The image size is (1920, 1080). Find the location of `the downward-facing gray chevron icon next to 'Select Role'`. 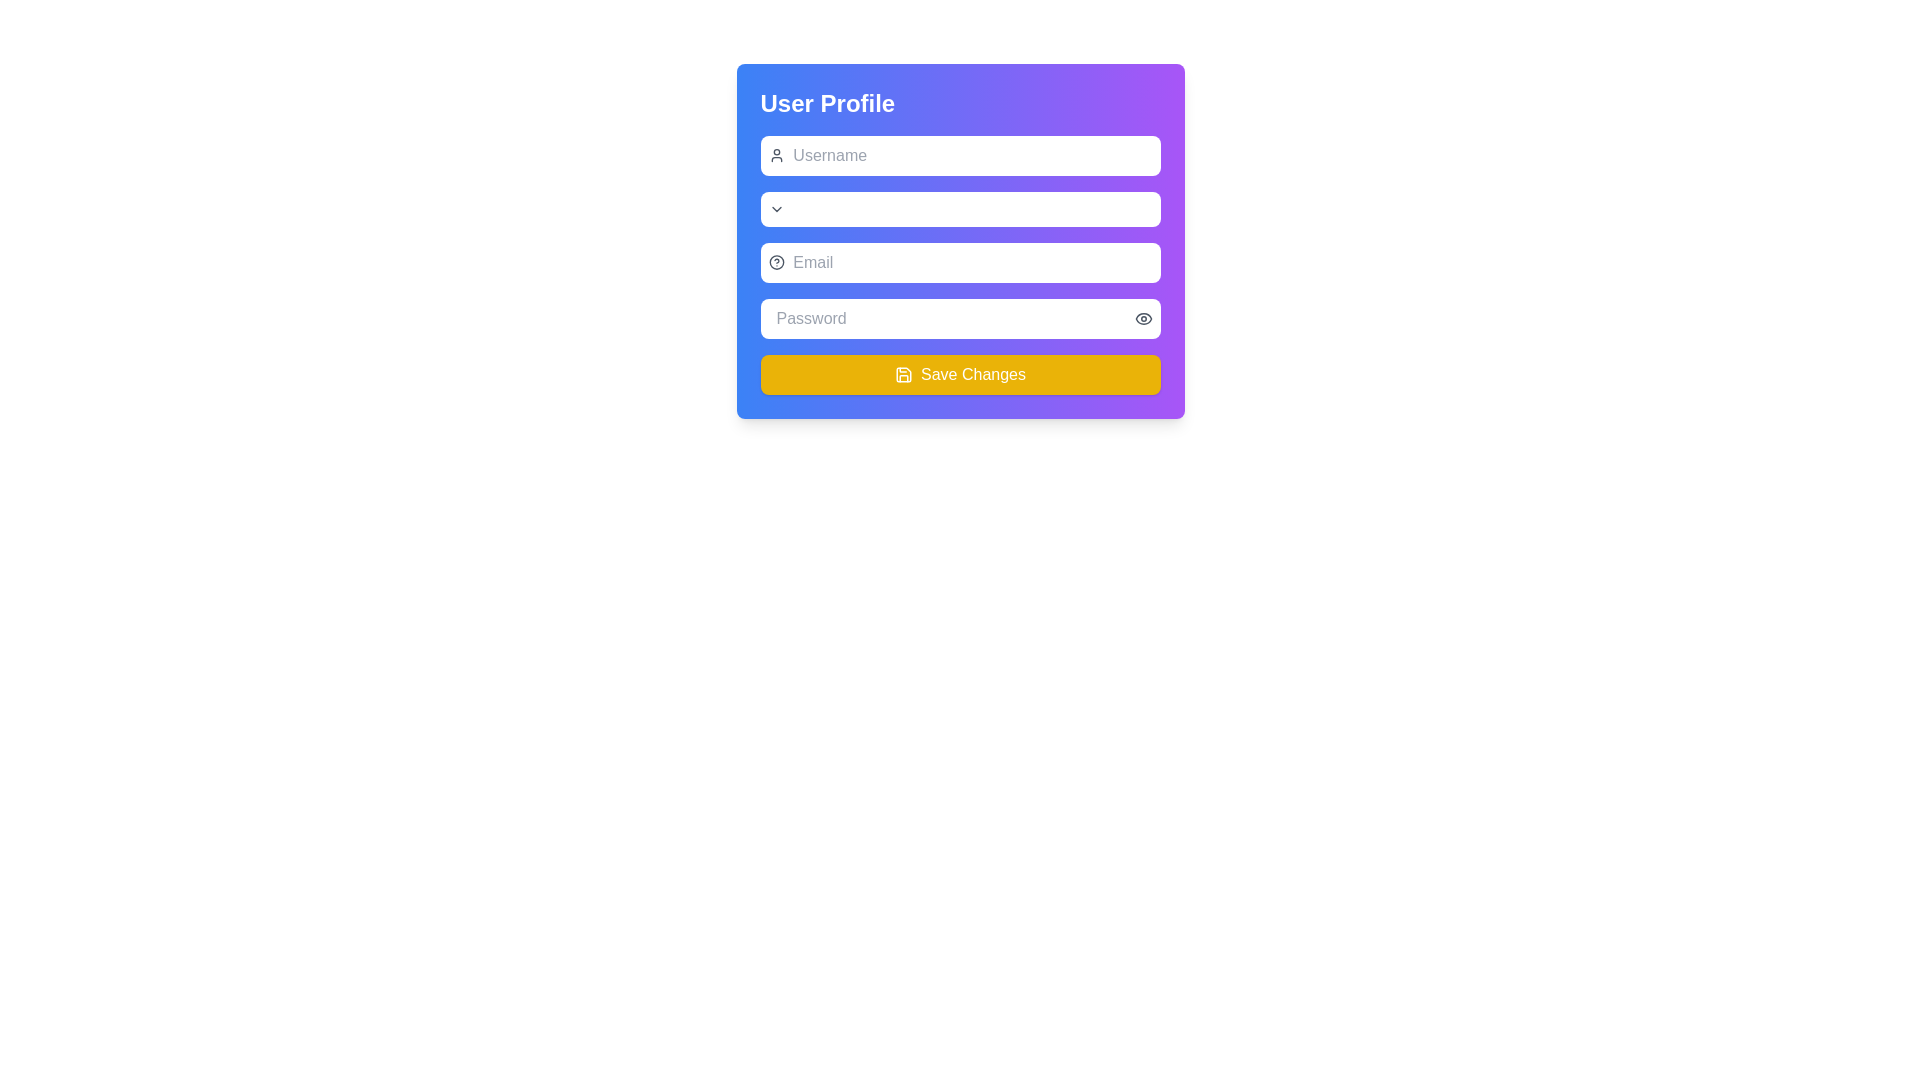

the downward-facing gray chevron icon next to 'Select Role' is located at coordinates (775, 209).